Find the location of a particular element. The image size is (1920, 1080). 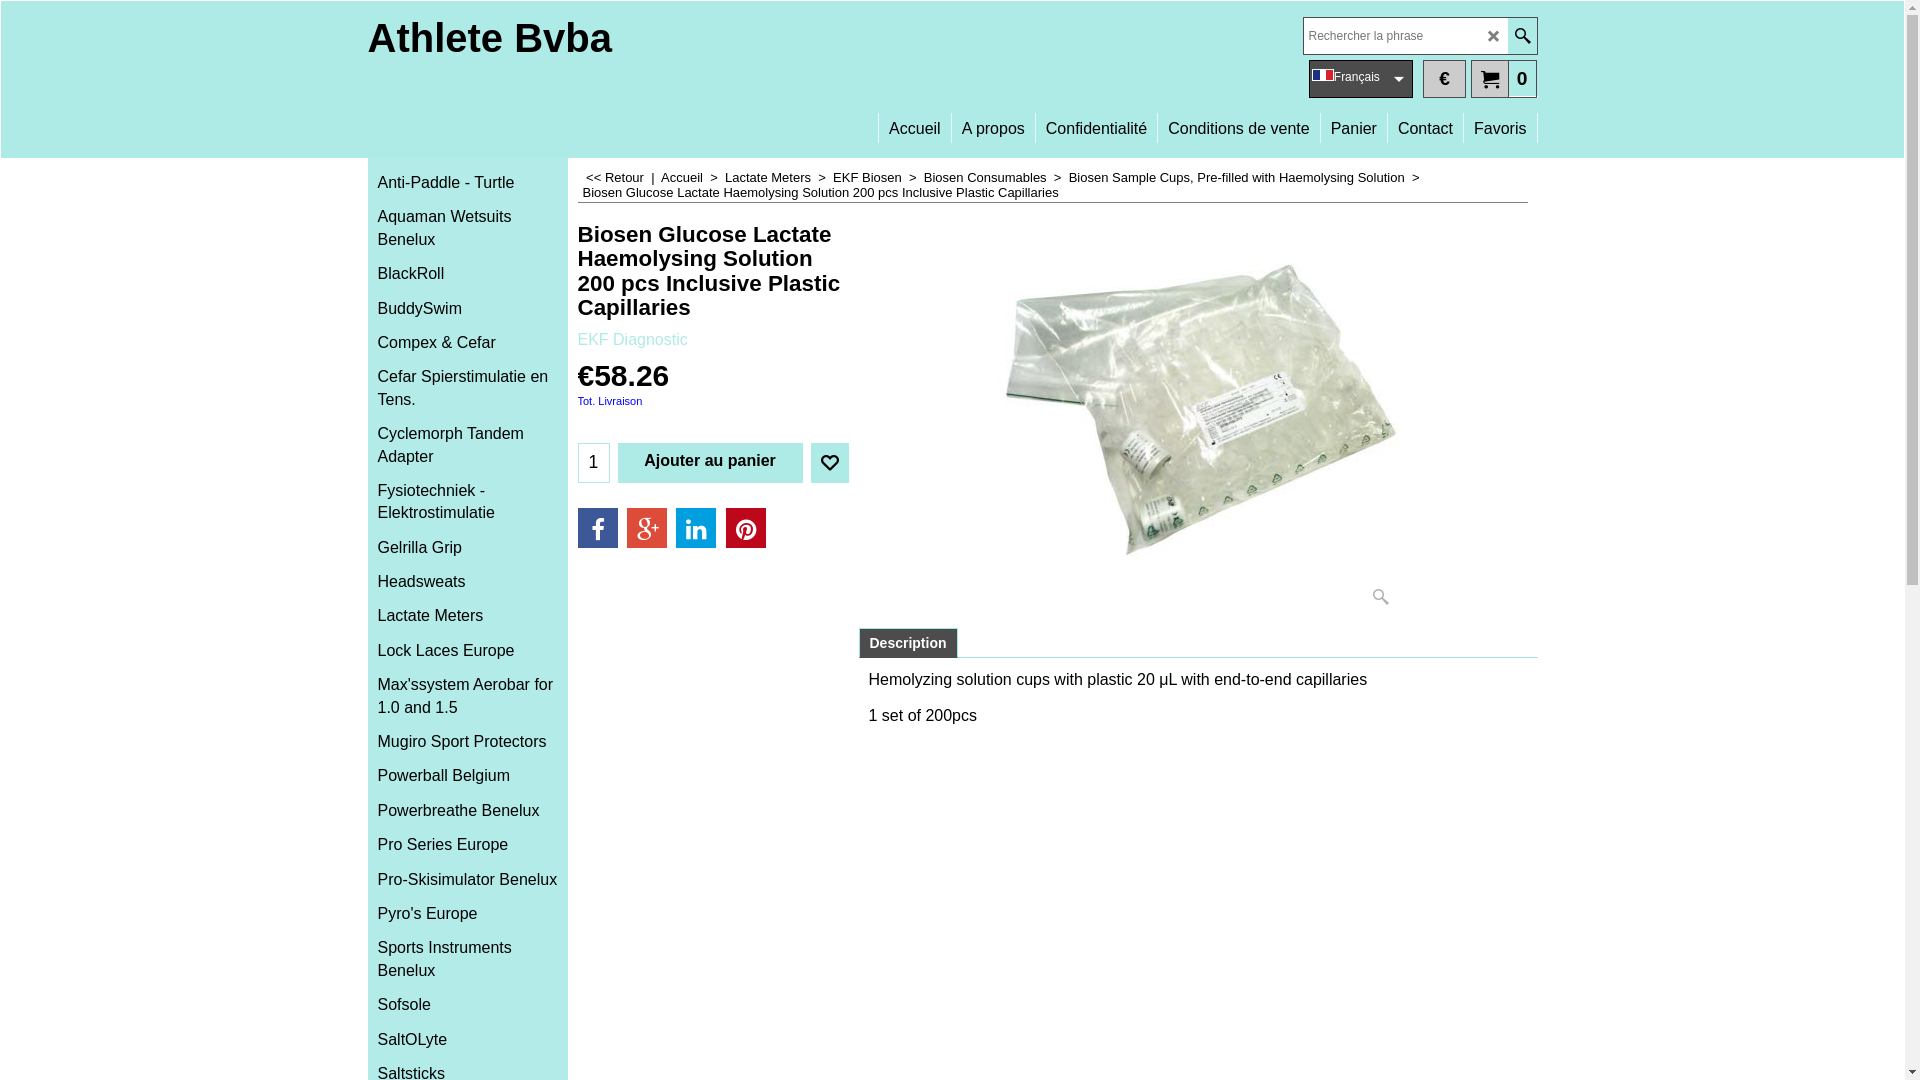

'Conditions de vente' is located at coordinates (1237, 119).